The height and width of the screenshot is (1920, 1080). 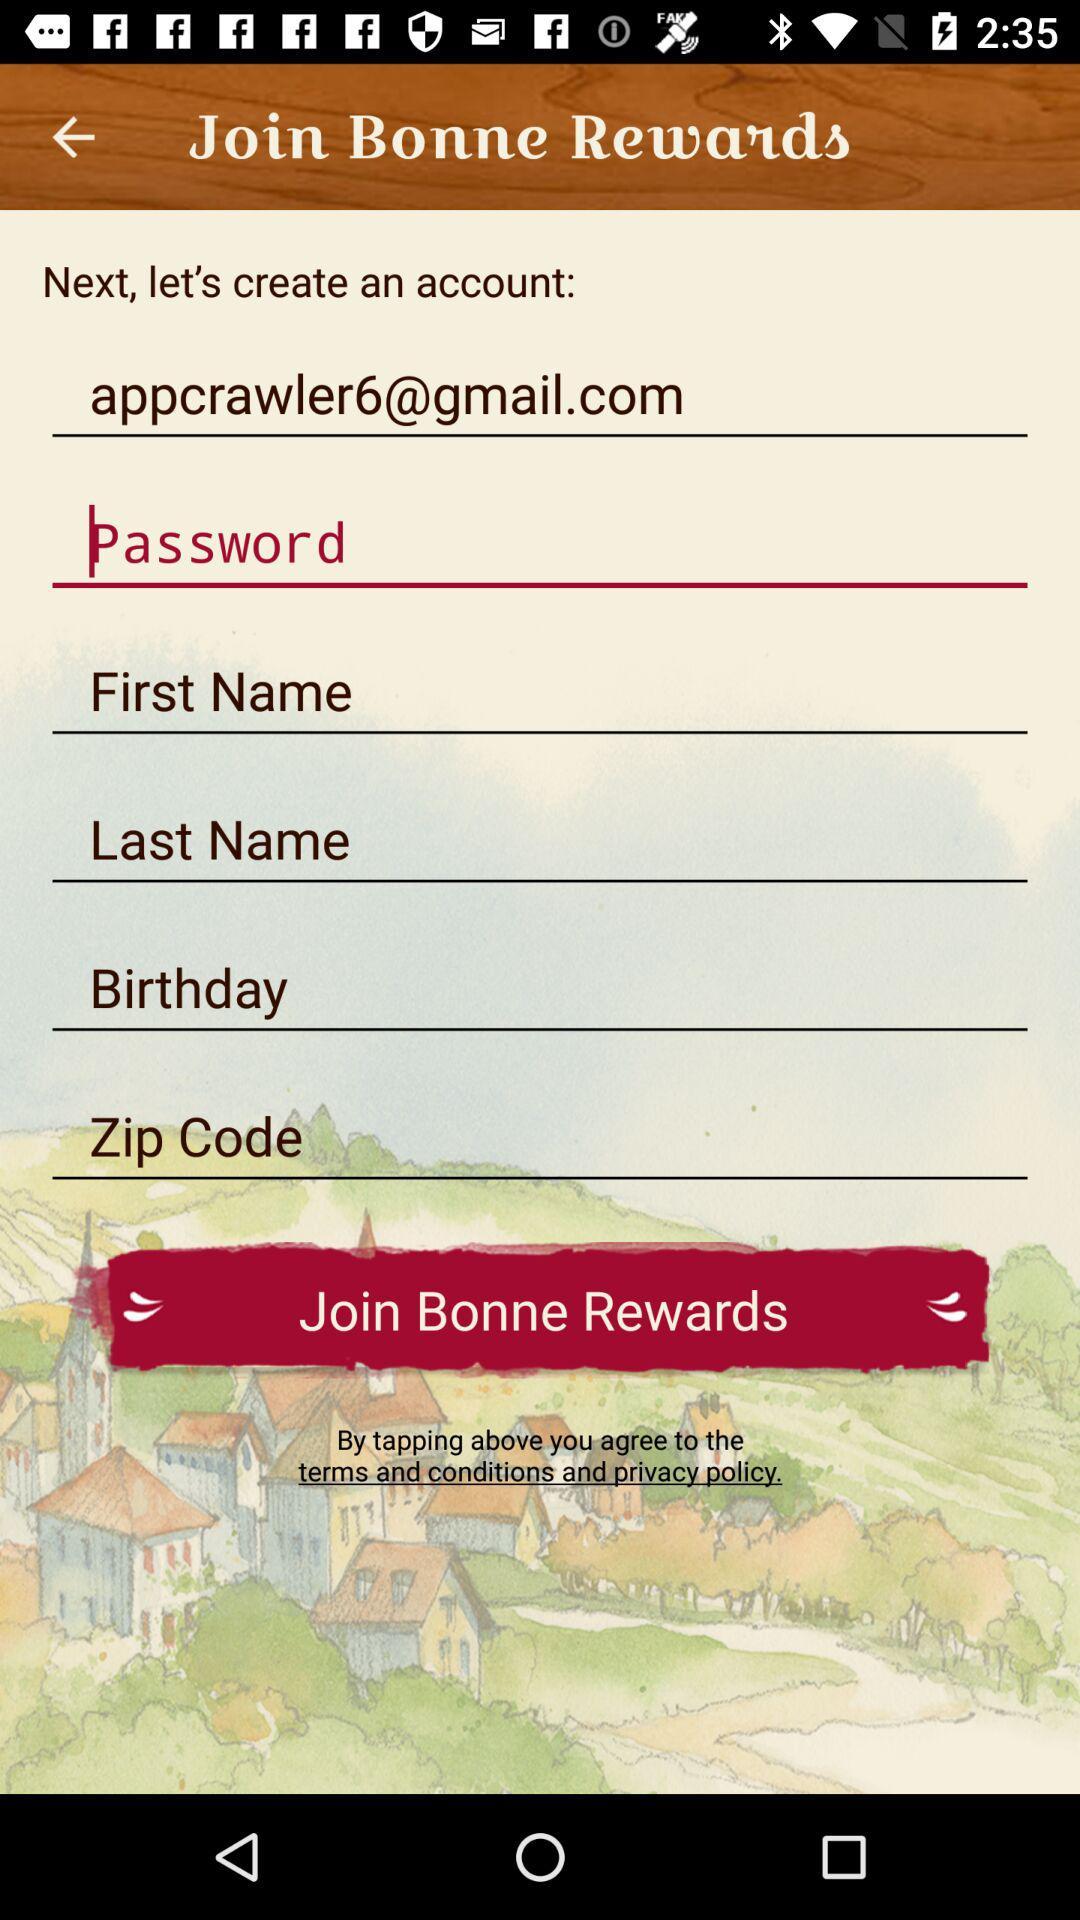 I want to click on birthday, so click(x=540, y=987).